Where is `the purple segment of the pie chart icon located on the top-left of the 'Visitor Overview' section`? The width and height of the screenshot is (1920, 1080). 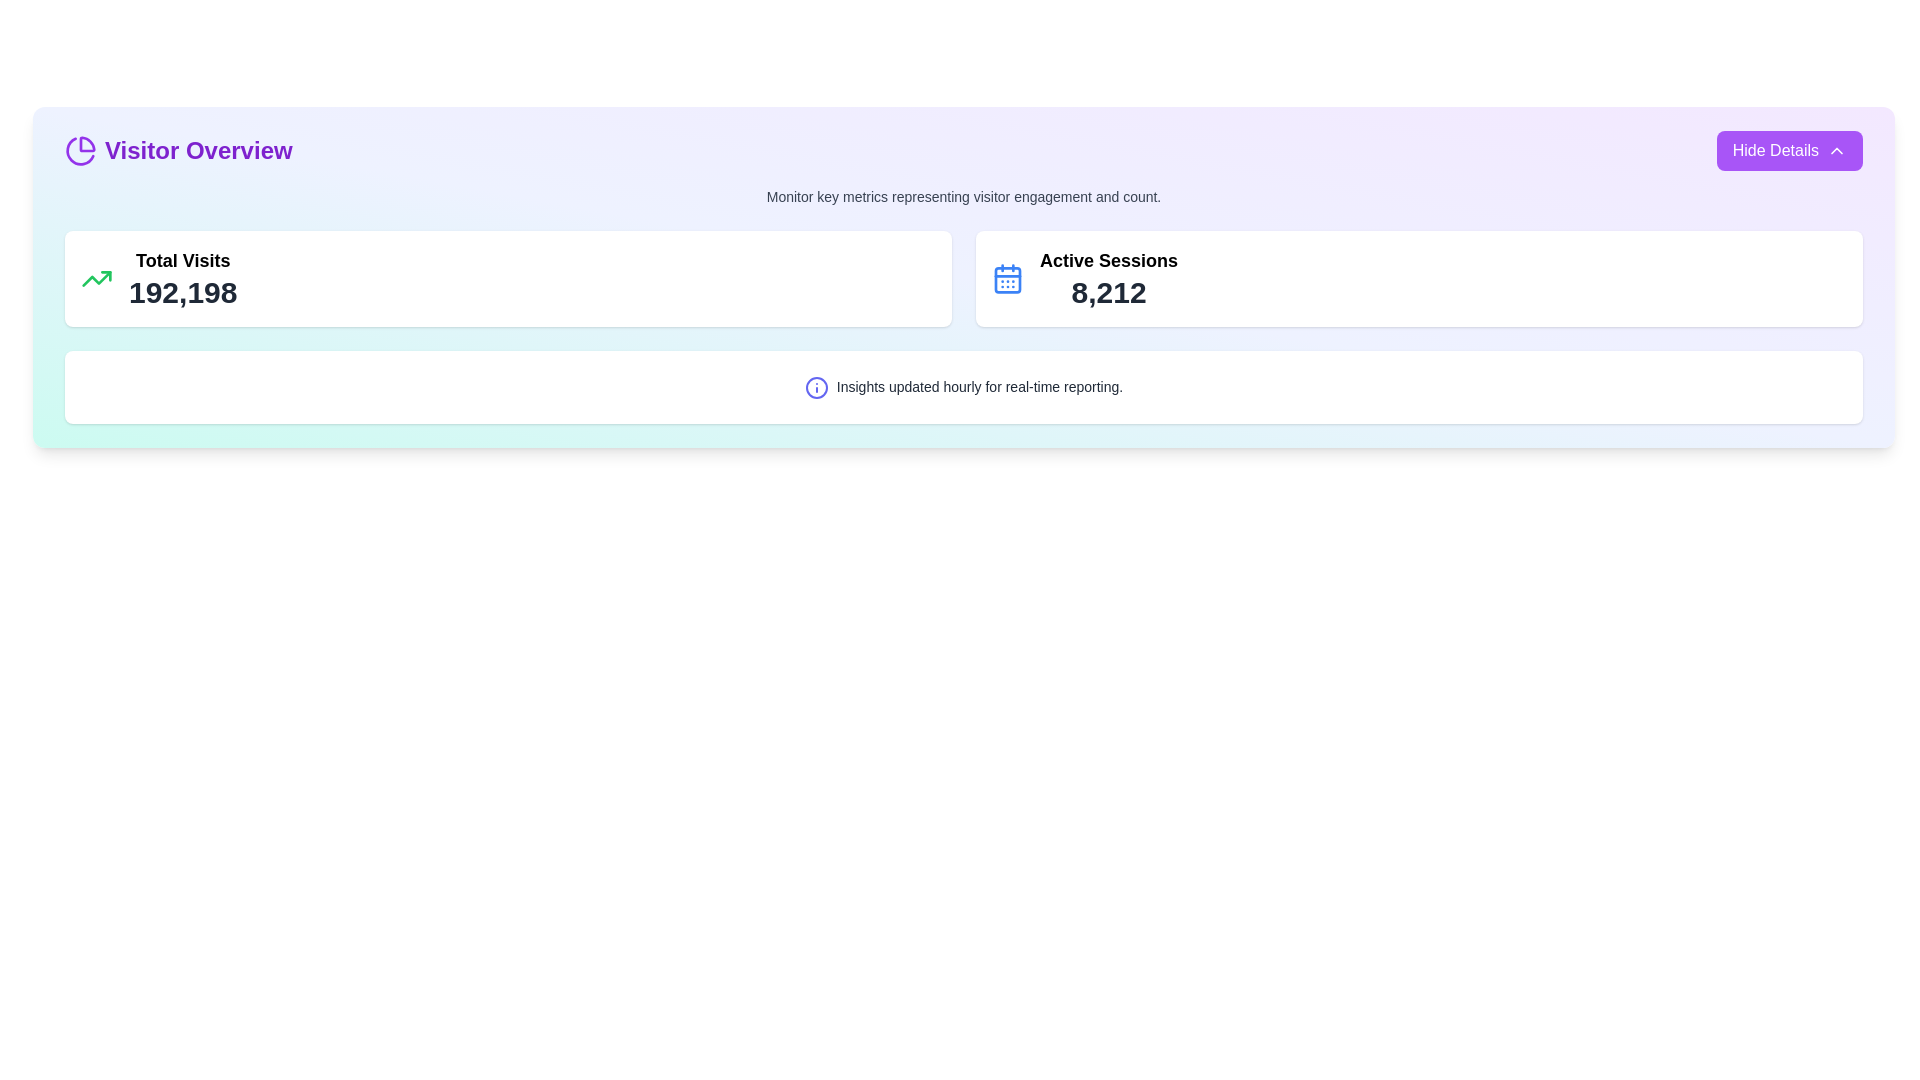 the purple segment of the pie chart icon located on the top-left of the 'Visitor Overview' section is located at coordinates (86, 143).